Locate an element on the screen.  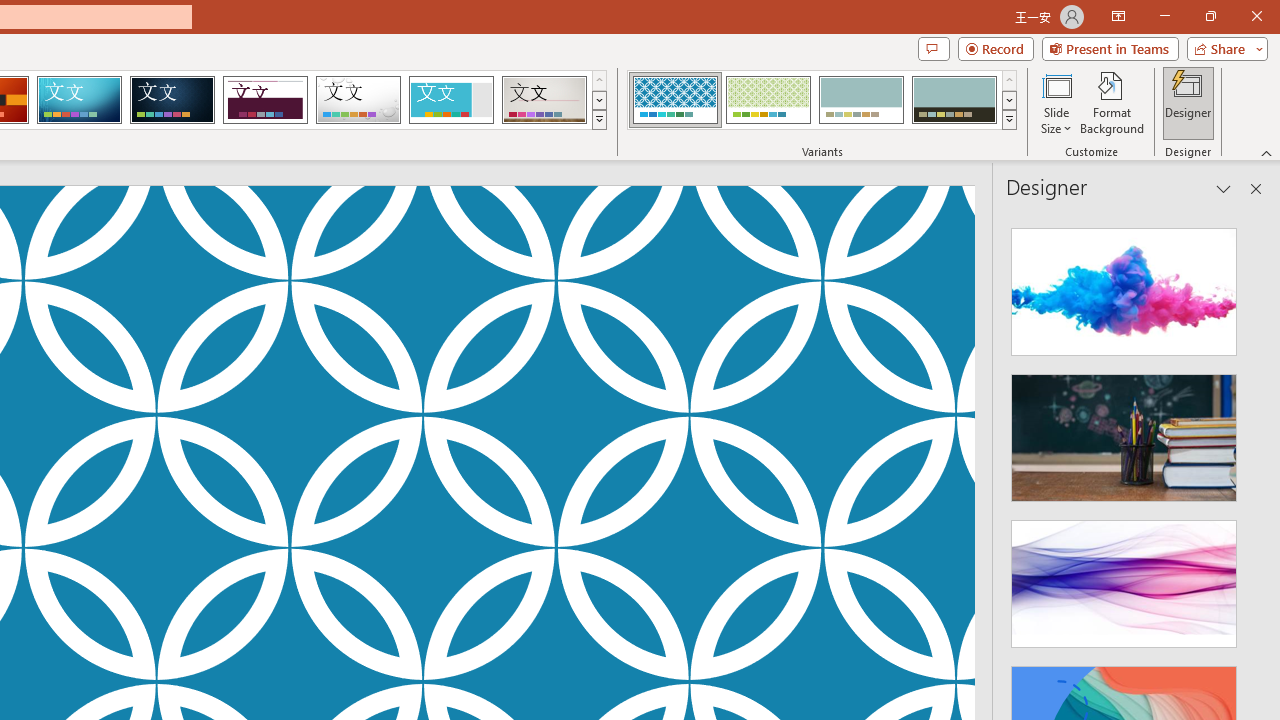
'Variants' is located at coordinates (1009, 120).